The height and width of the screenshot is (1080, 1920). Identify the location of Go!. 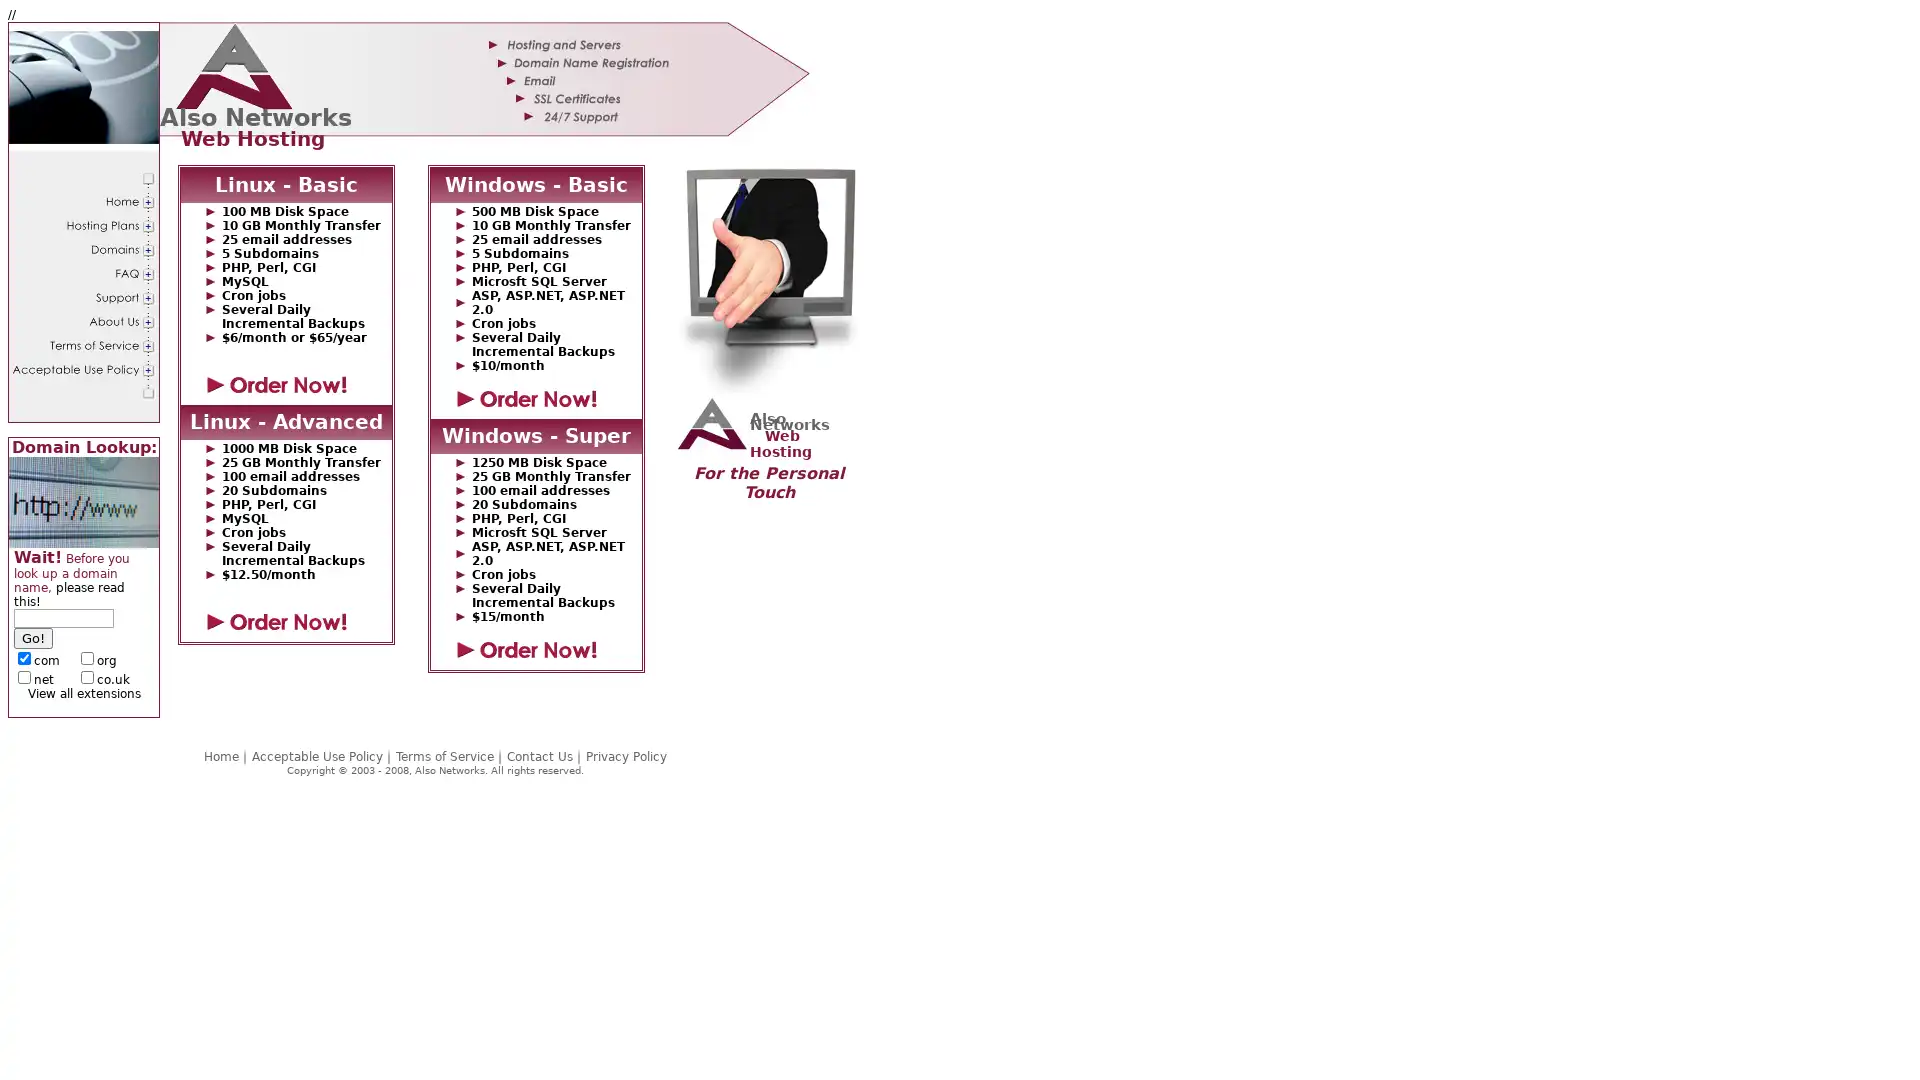
(33, 638).